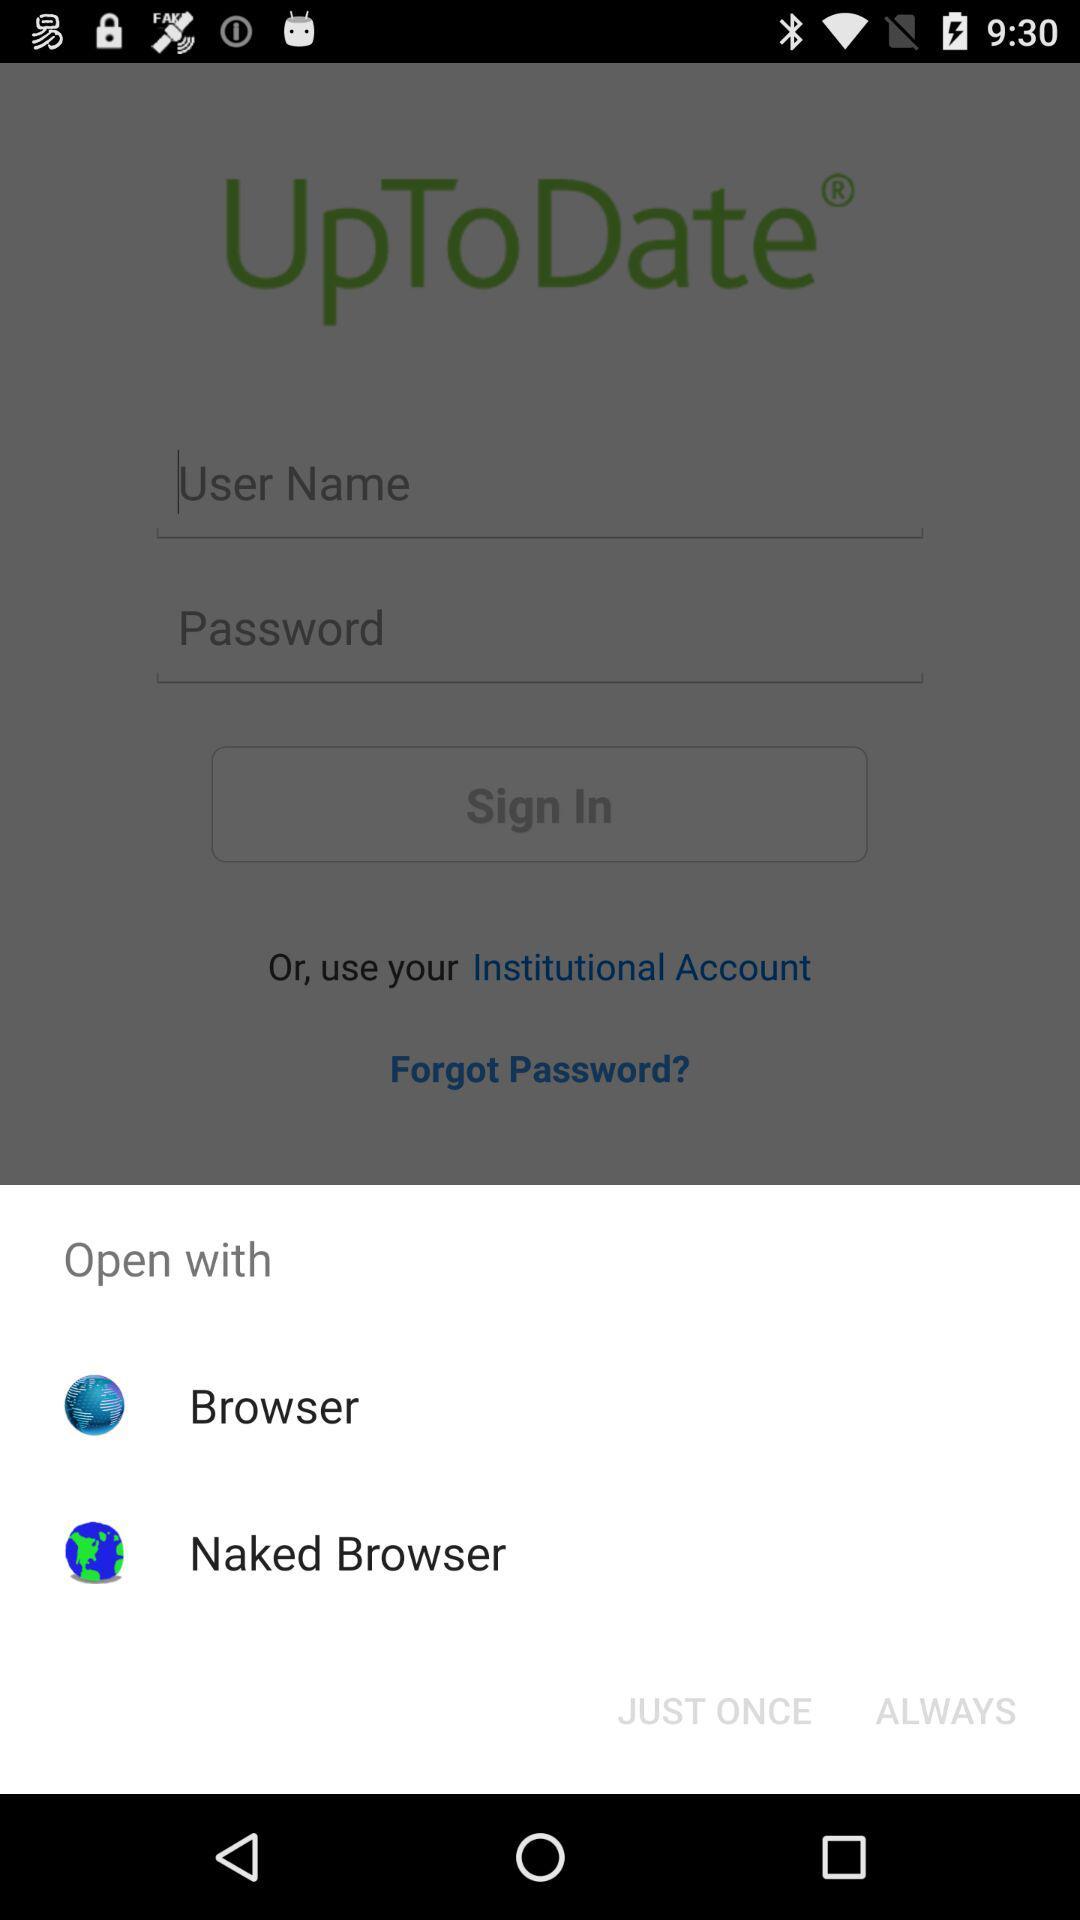  I want to click on the icon next to the just once, so click(945, 1708).